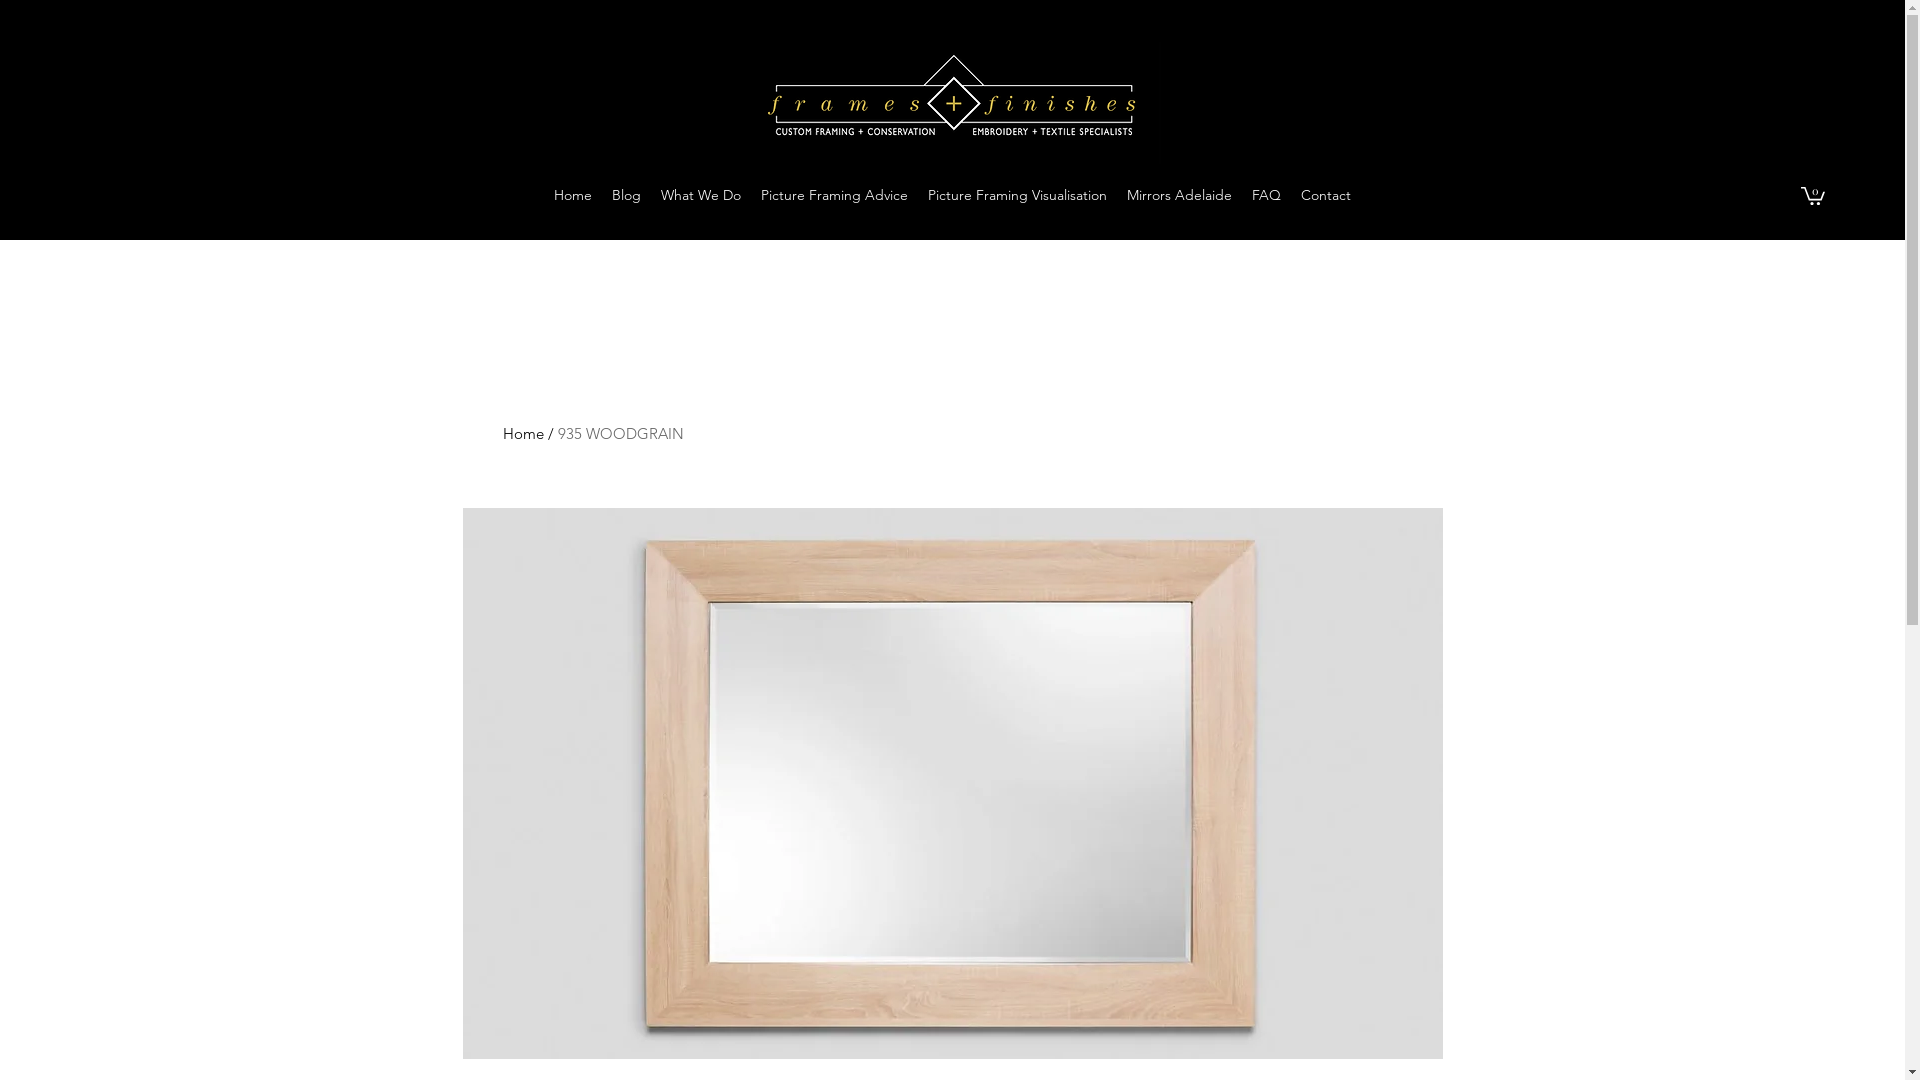  I want to click on '935 WOODGRAIN', so click(619, 432).